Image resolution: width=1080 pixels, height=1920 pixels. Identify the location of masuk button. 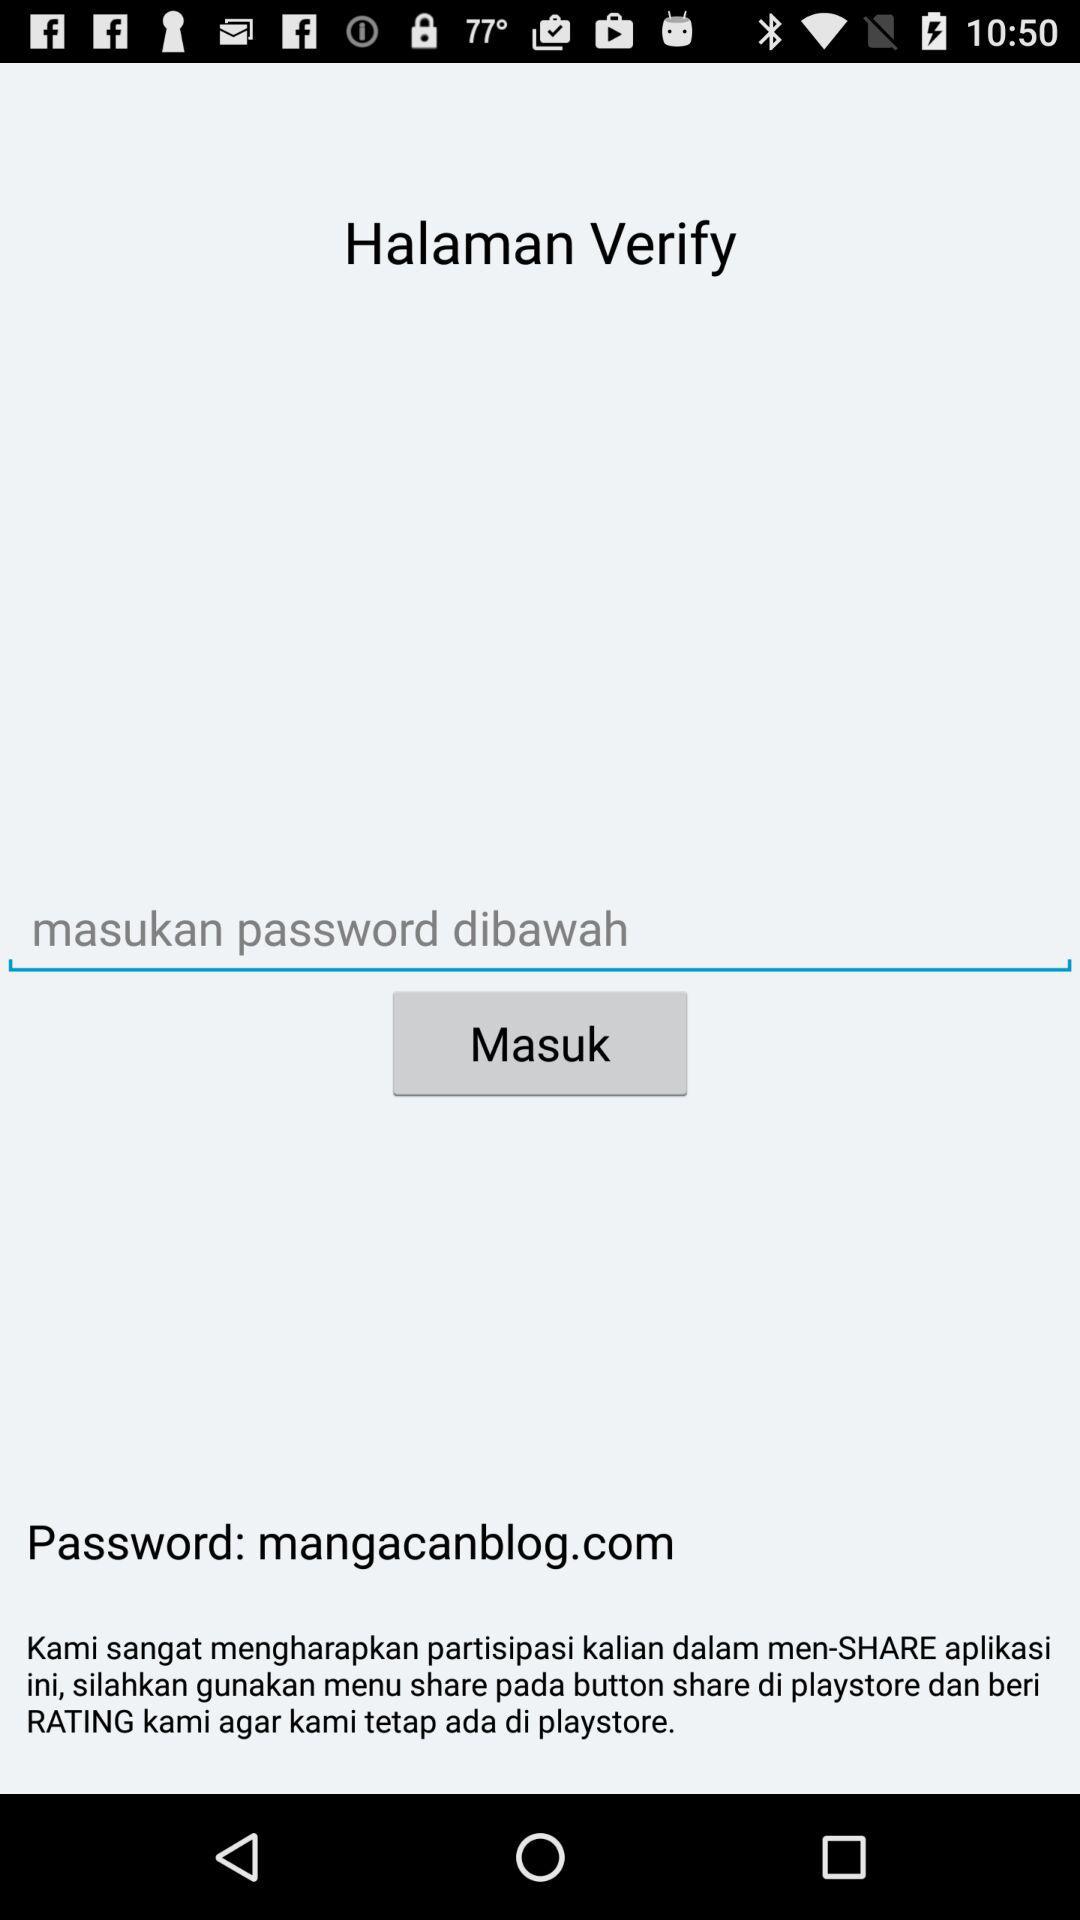
(540, 1042).